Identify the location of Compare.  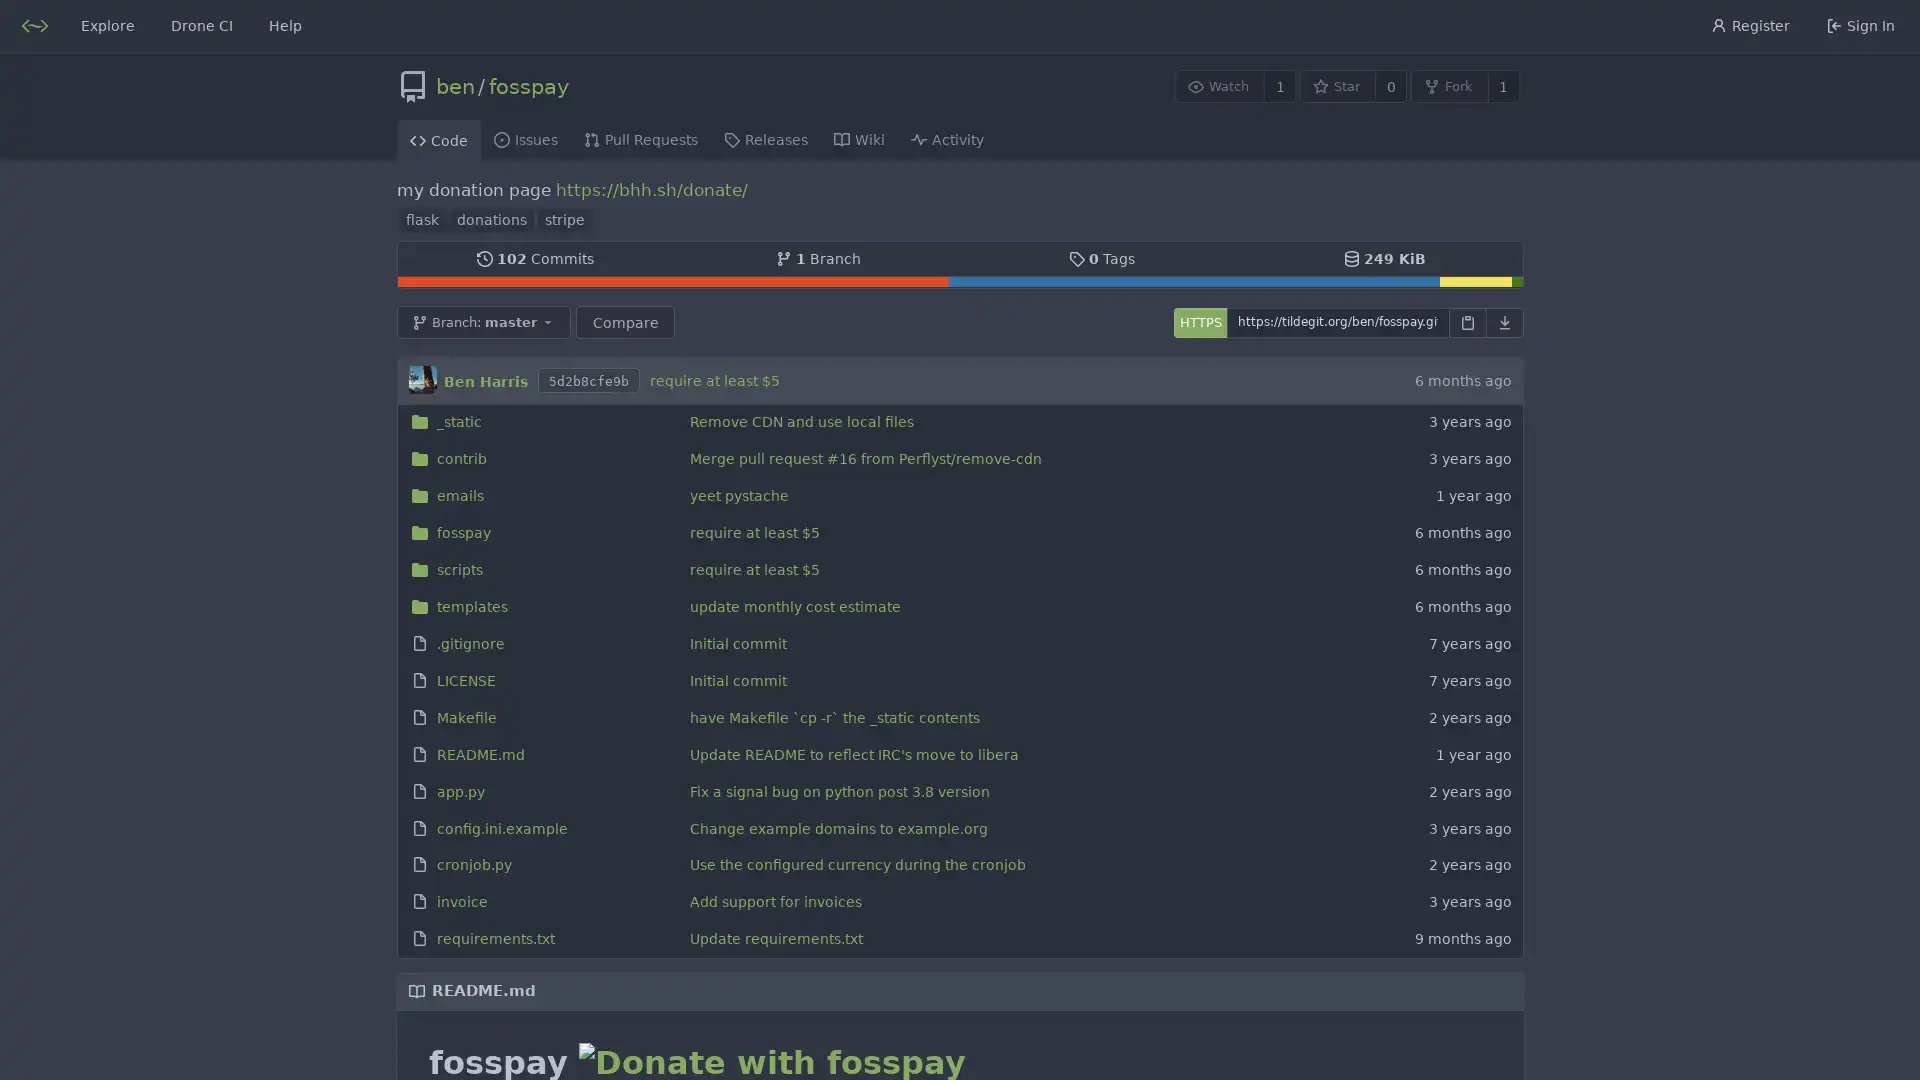
(623, 320).